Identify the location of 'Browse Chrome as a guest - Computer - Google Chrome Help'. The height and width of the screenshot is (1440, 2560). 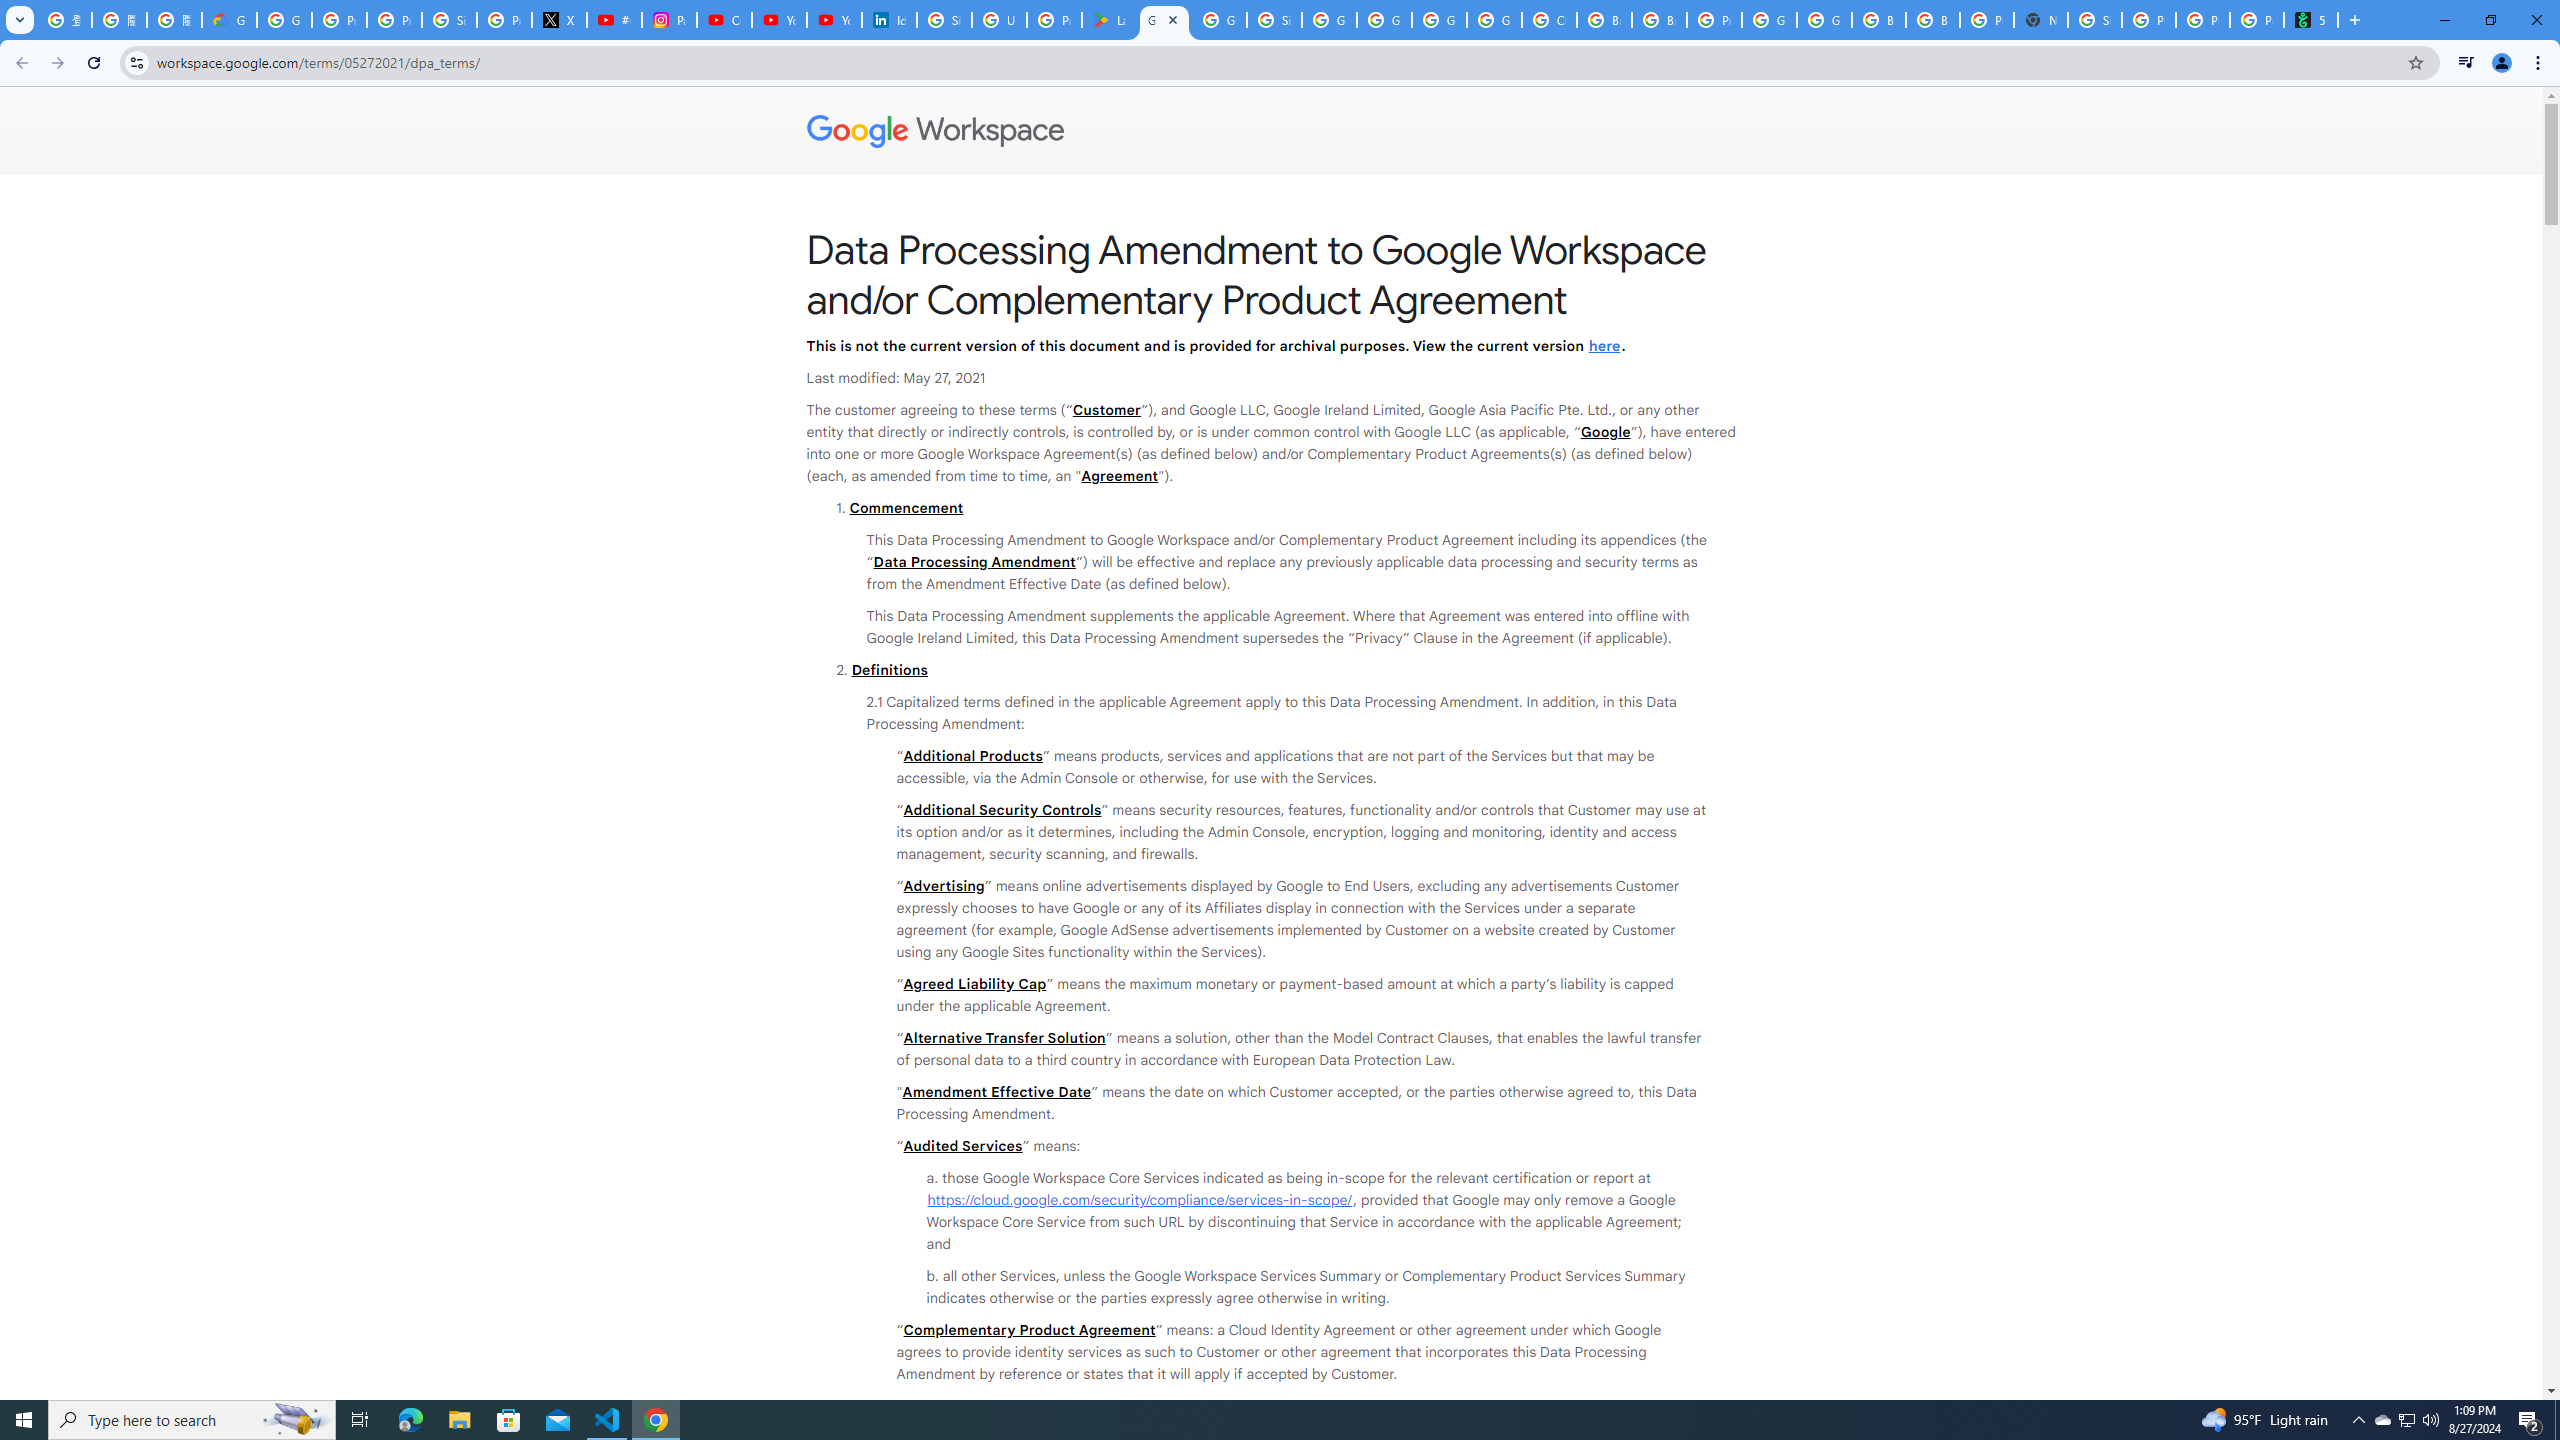
(1932, 19).